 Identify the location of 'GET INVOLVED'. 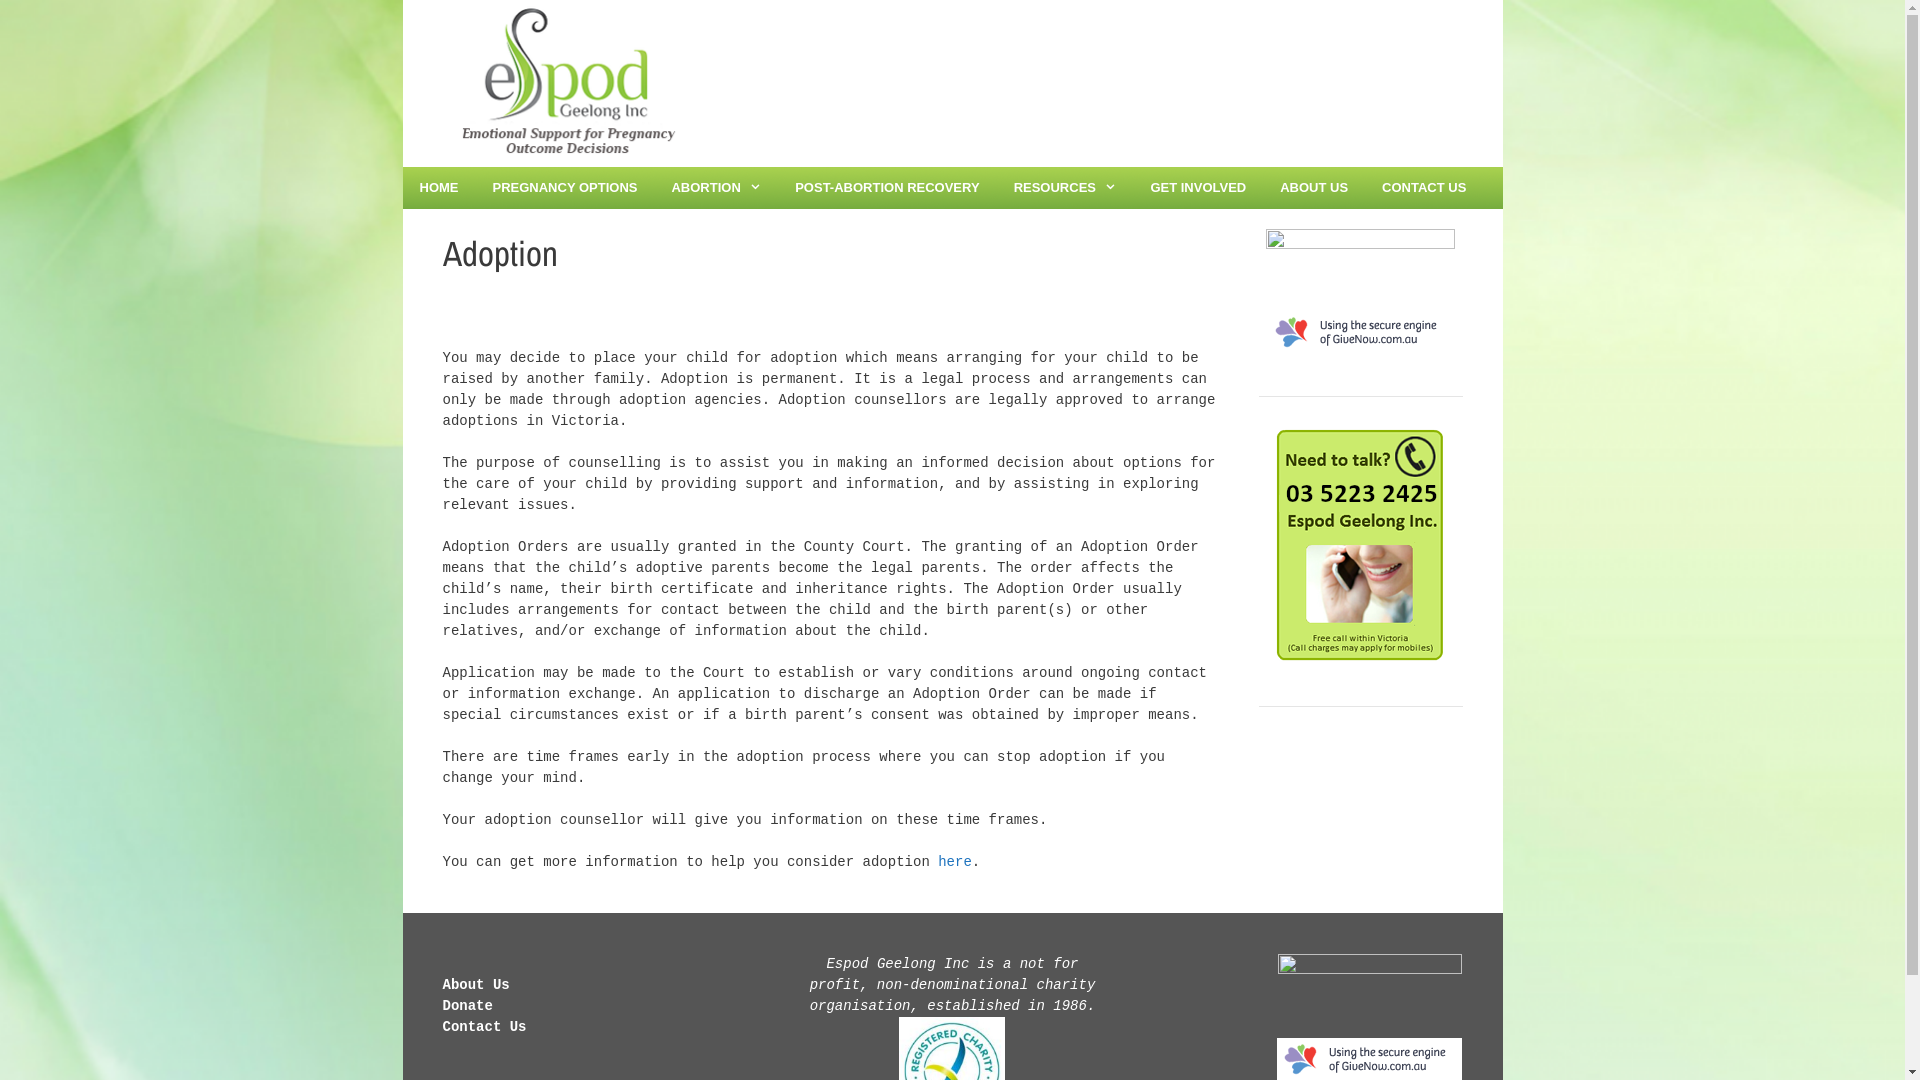
(1198, 188).